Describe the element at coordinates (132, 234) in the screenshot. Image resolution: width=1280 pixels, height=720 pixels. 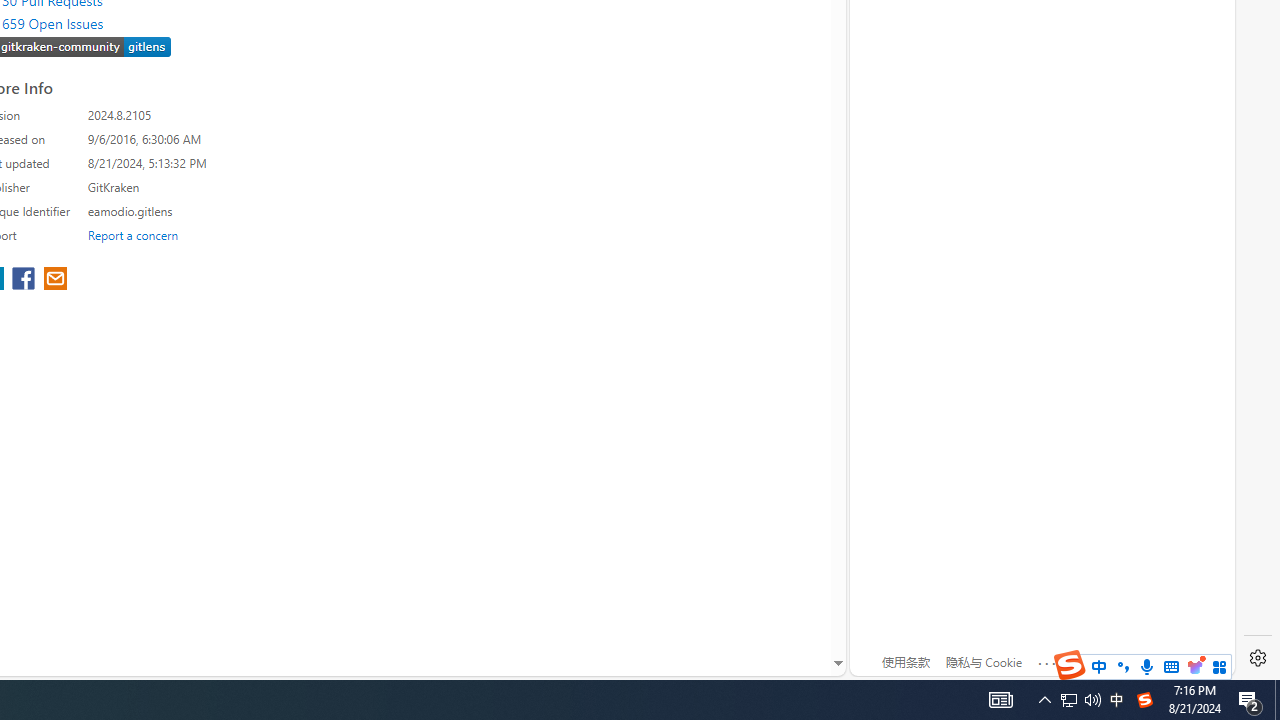
I see `'Report a concern'` at that location.